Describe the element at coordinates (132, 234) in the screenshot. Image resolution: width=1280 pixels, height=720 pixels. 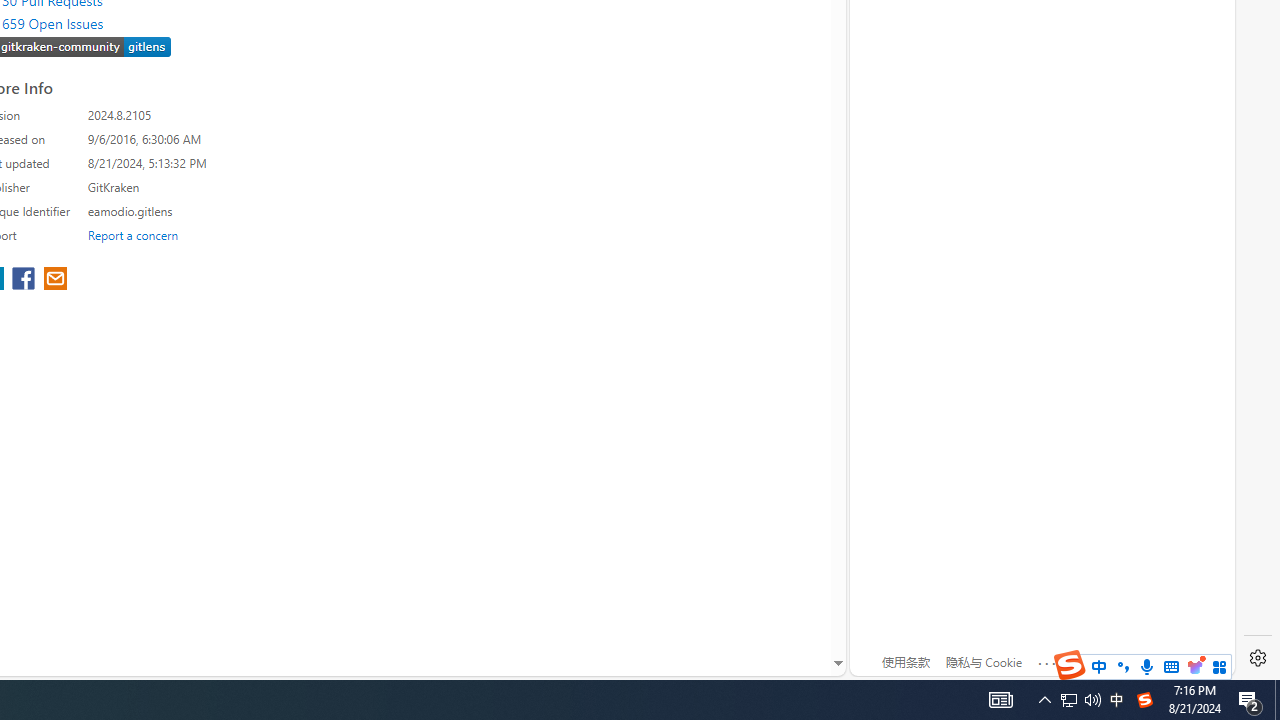
I see `'Report a concern'` at that location.